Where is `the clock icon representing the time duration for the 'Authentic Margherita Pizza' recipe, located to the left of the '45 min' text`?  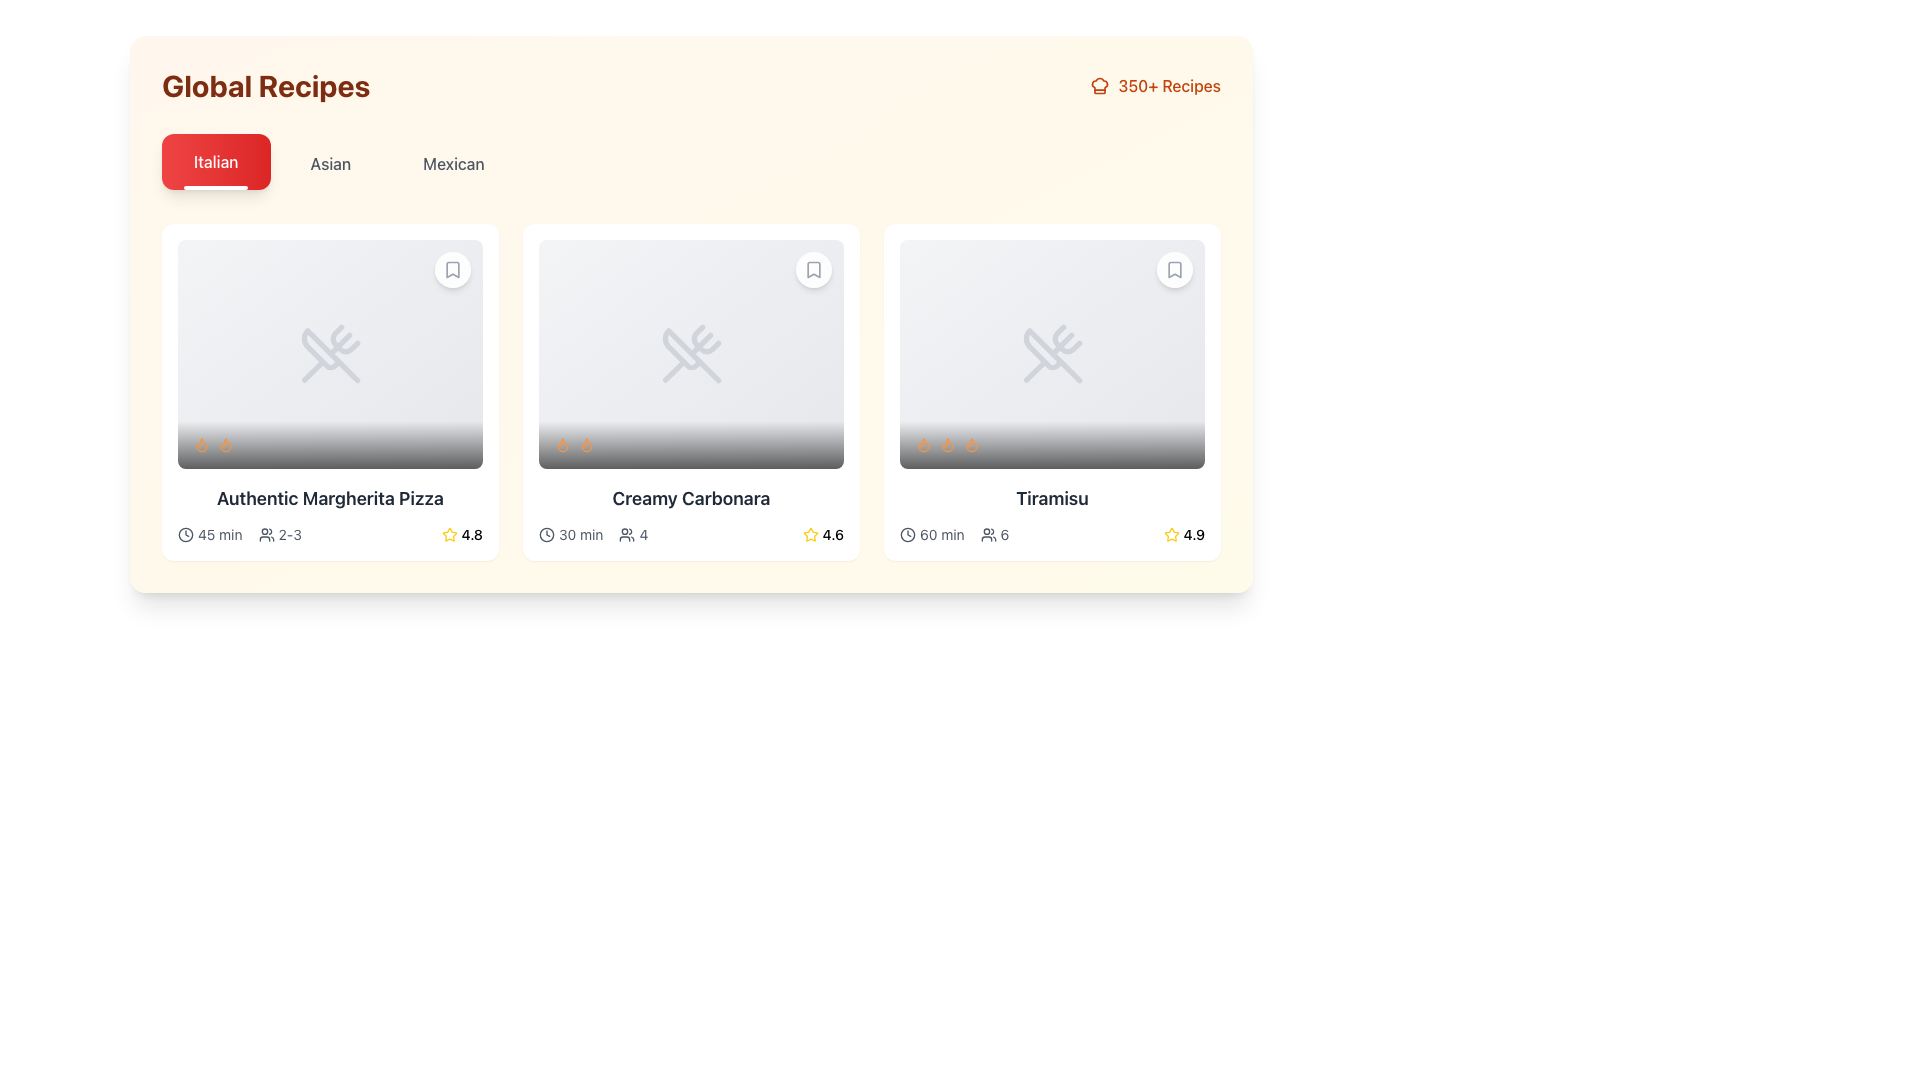
the clock icon representing the time duration for the 'Authentic Margherita Pizza' recipe, located to the left of the '45 min' text is located at coordinates (186, 532).